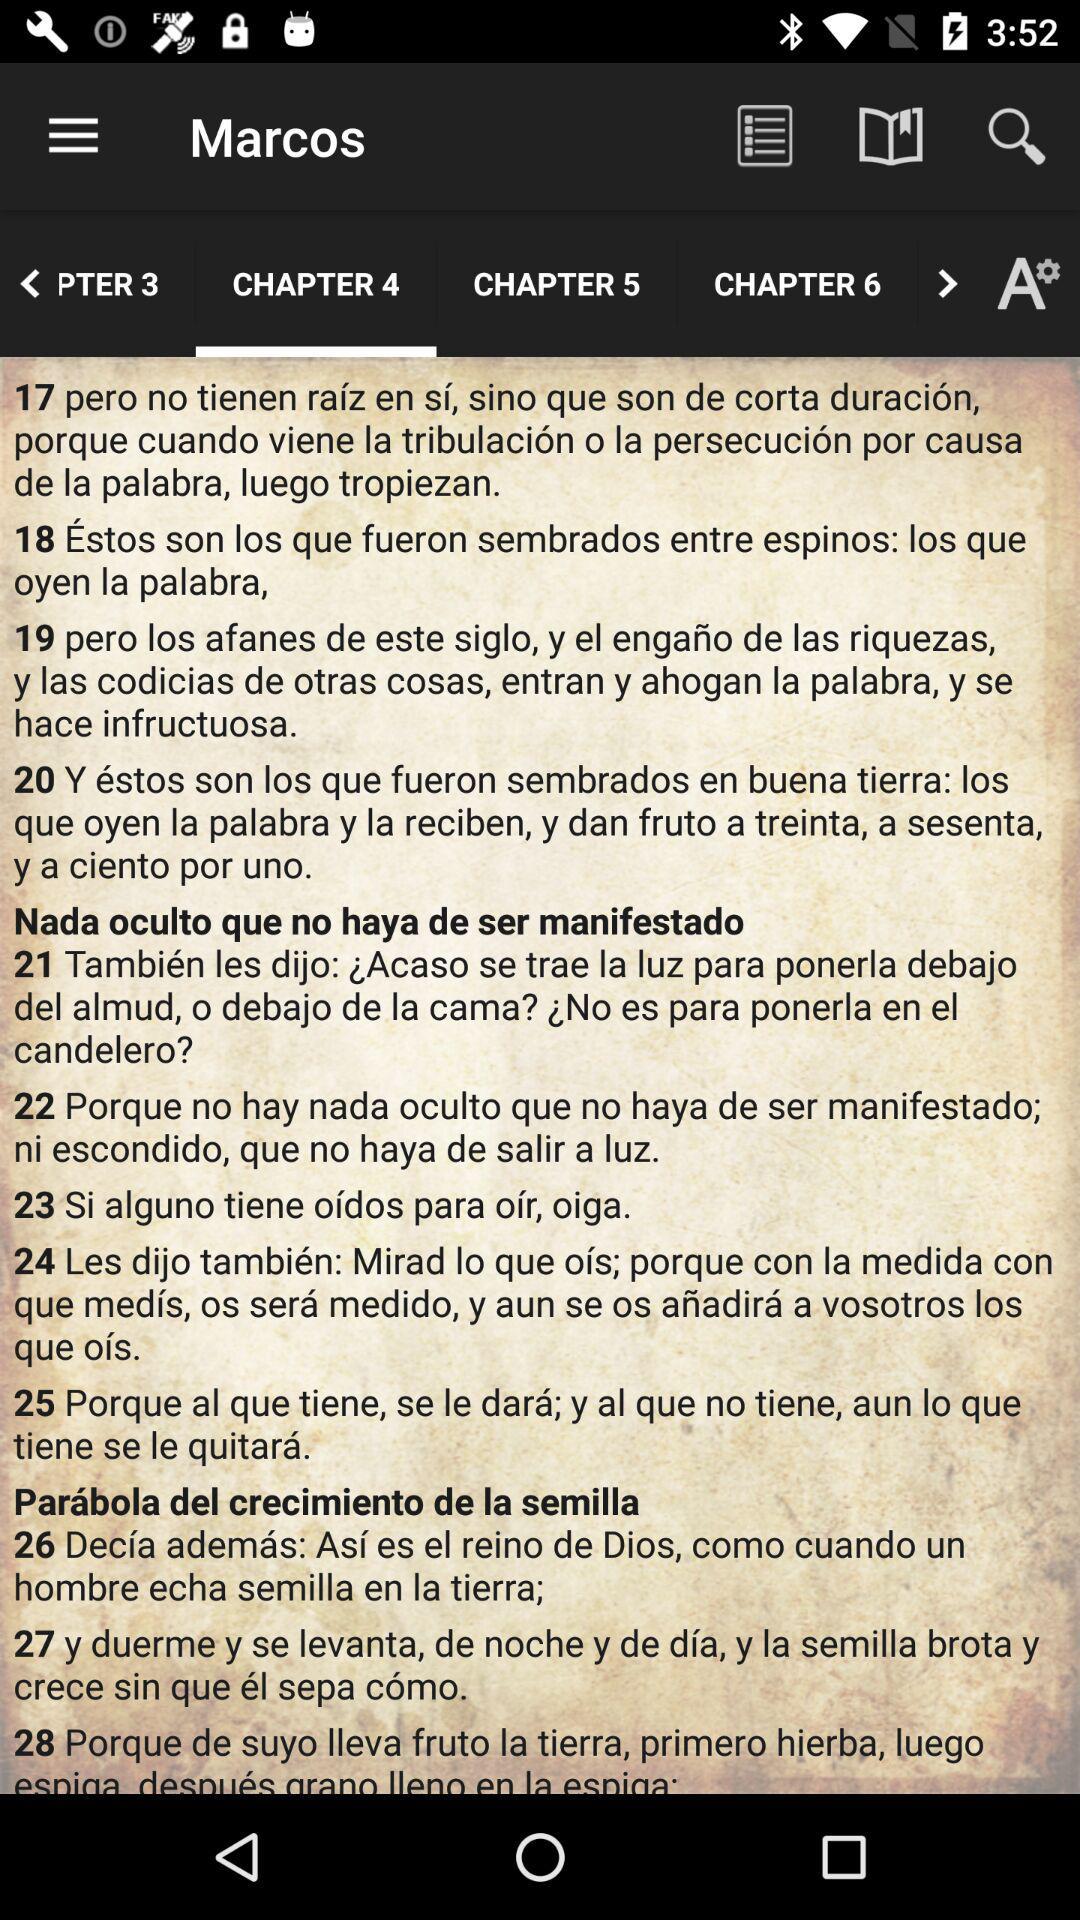 Image resolution: width=1080 pixels, height=1920 pixels. What do you see at coordinates (764, 135) in the screenshot?
I see `the app above the chapter 6 item` at bounding box center [764, 135].